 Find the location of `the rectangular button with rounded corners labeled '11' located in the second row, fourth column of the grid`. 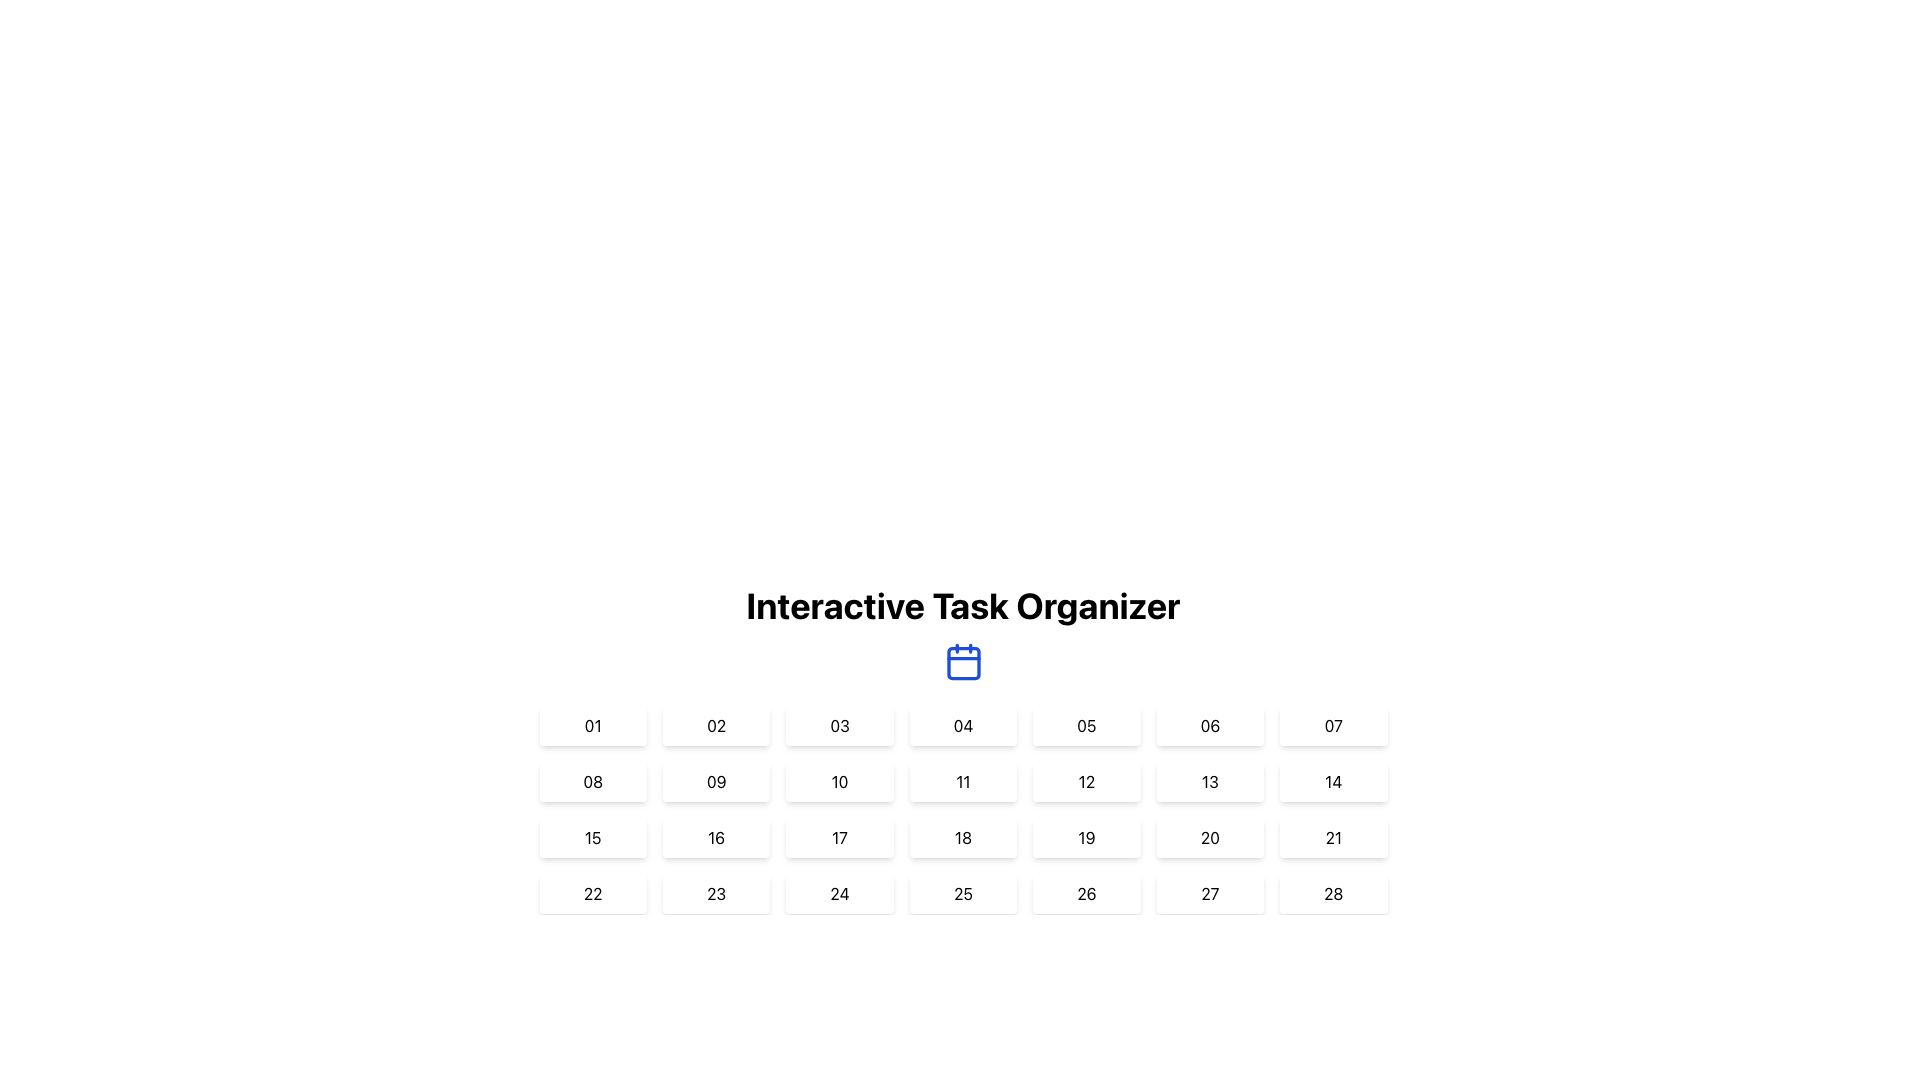

the rectangular button with rounded corners labeled '11' located in the second row, fourth column of the grid is located at coordinates (963, 781).